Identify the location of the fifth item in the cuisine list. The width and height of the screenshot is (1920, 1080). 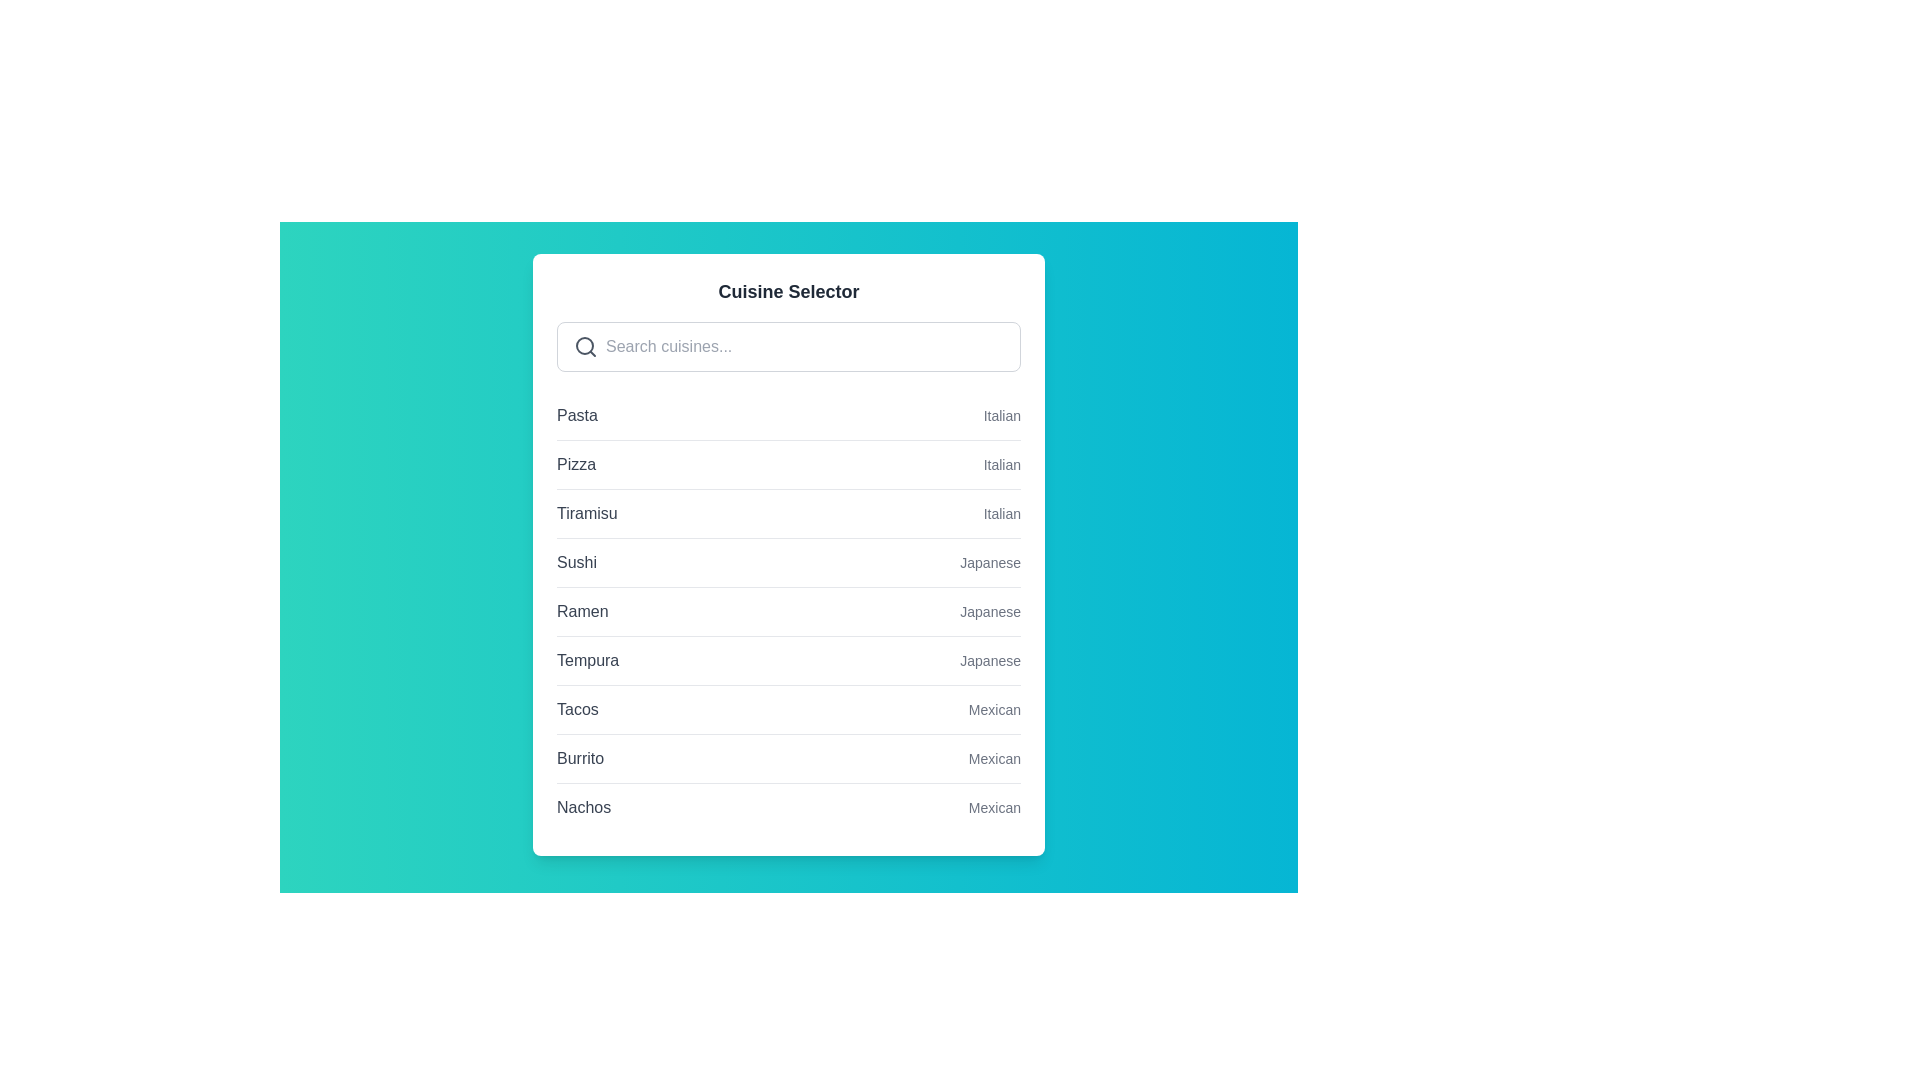
(787, 610).